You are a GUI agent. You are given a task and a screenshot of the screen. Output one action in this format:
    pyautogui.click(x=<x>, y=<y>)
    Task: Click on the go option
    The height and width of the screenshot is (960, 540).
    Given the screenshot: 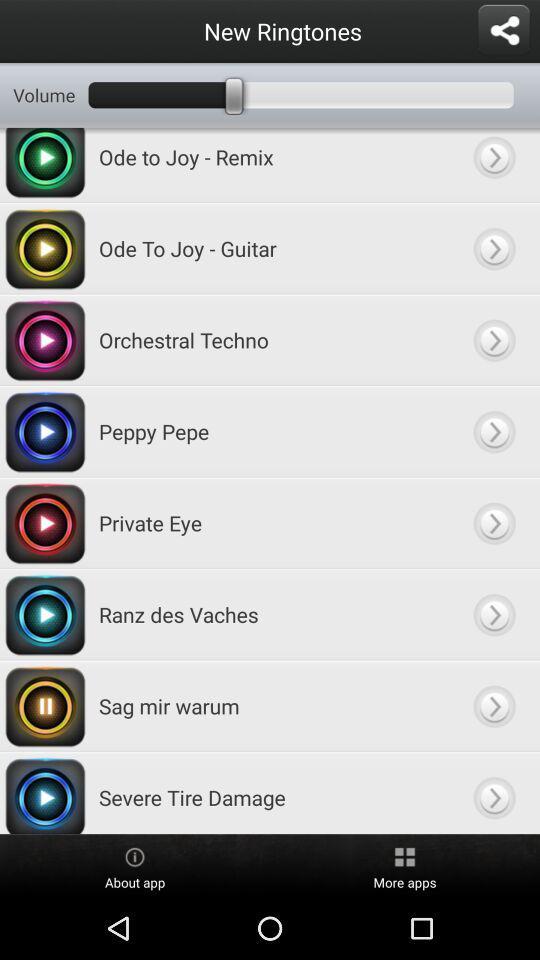 What is the action you would take?
    pyautogui.click(x=493, y=340)
    